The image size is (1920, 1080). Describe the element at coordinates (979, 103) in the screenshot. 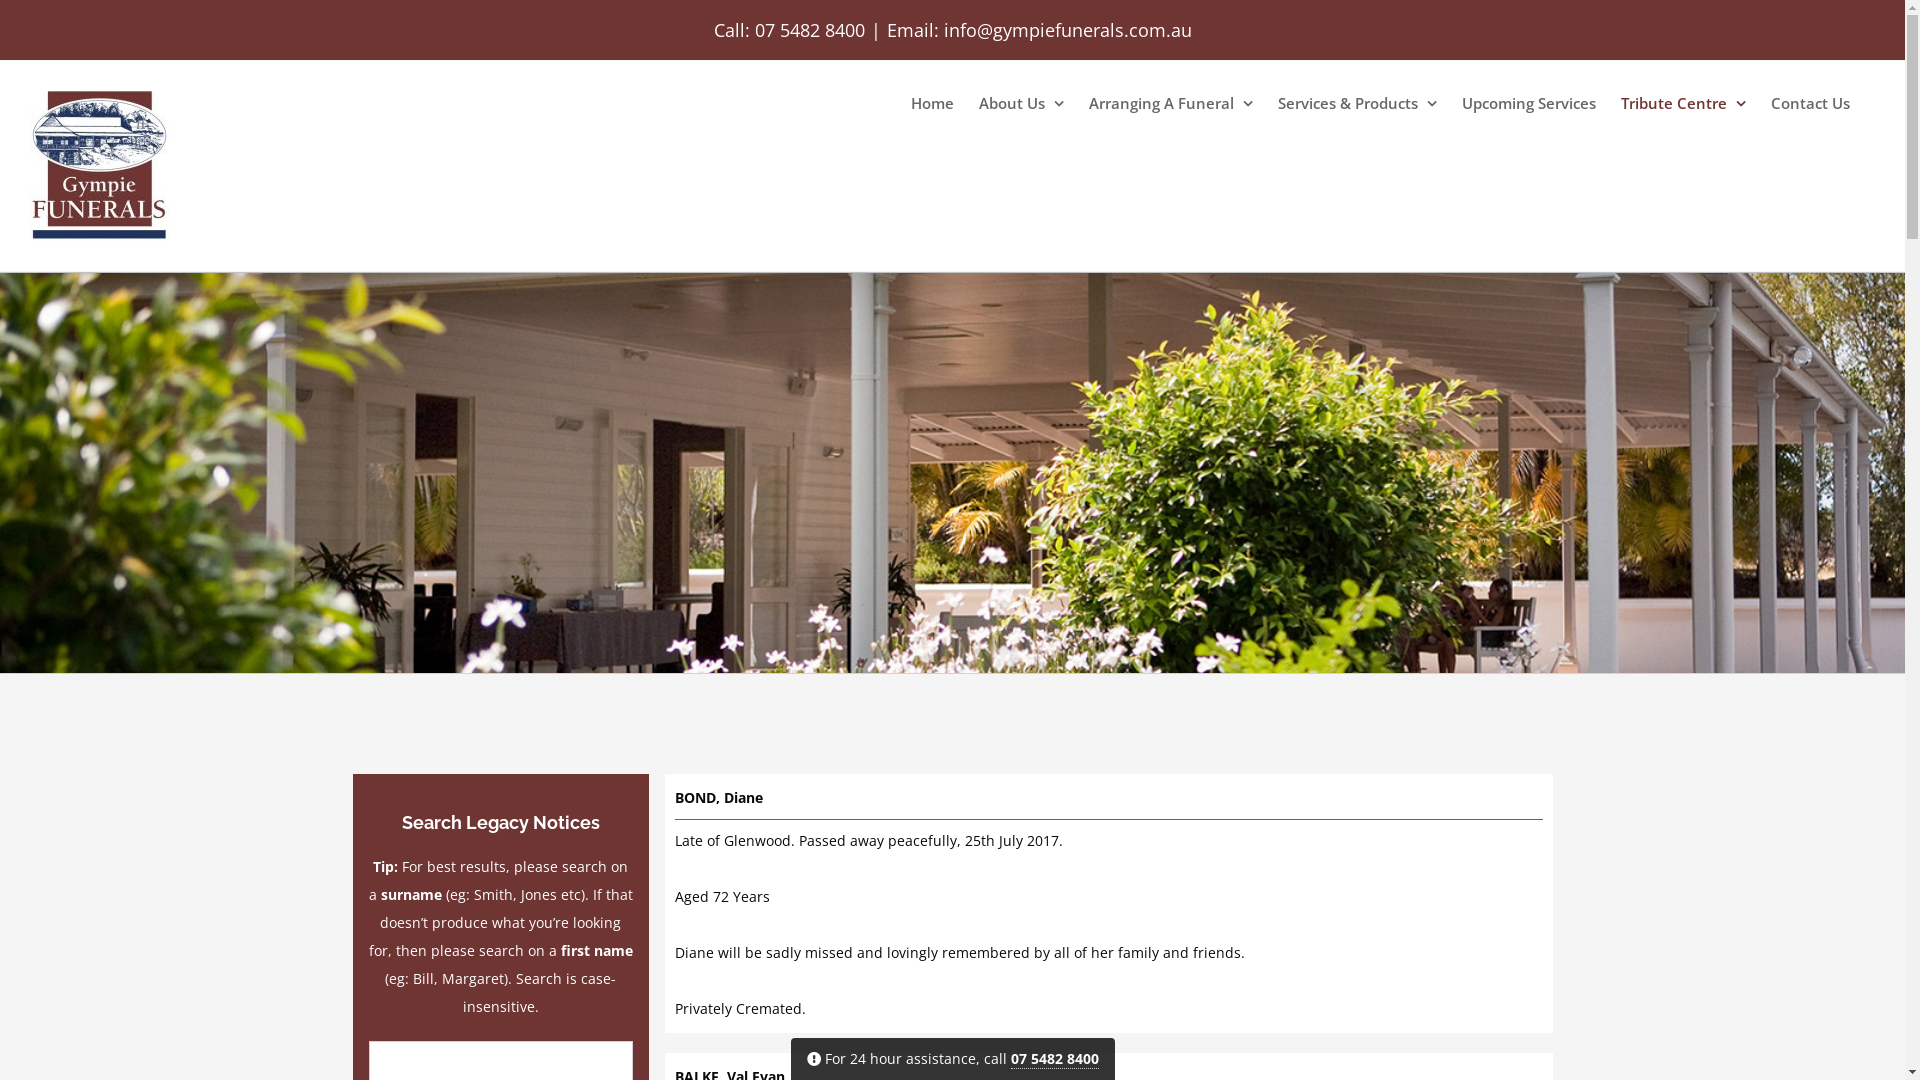

I see `'About Us'` at that location.